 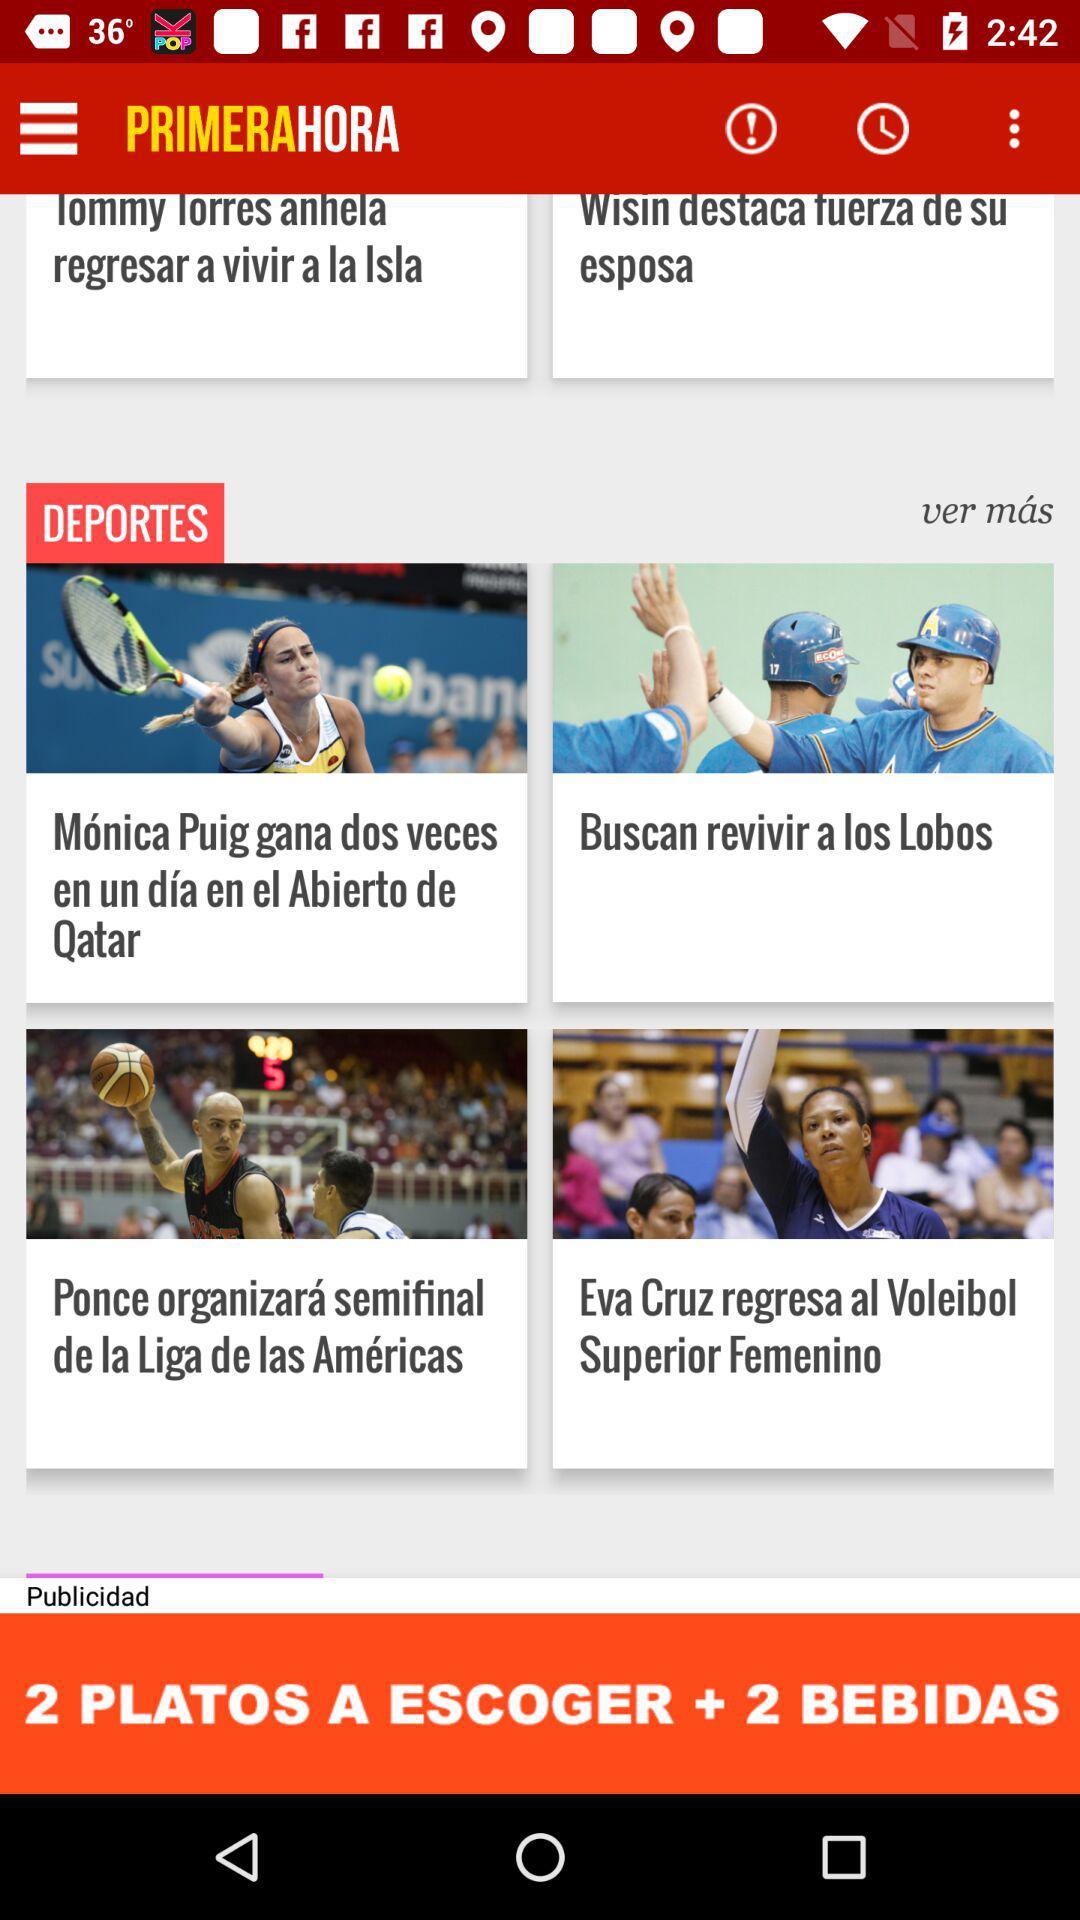 What do you see at coordinates (262, 127) in the screenshot?
I see `the app above tommy torres anhela` at bounding box center [262, 127].